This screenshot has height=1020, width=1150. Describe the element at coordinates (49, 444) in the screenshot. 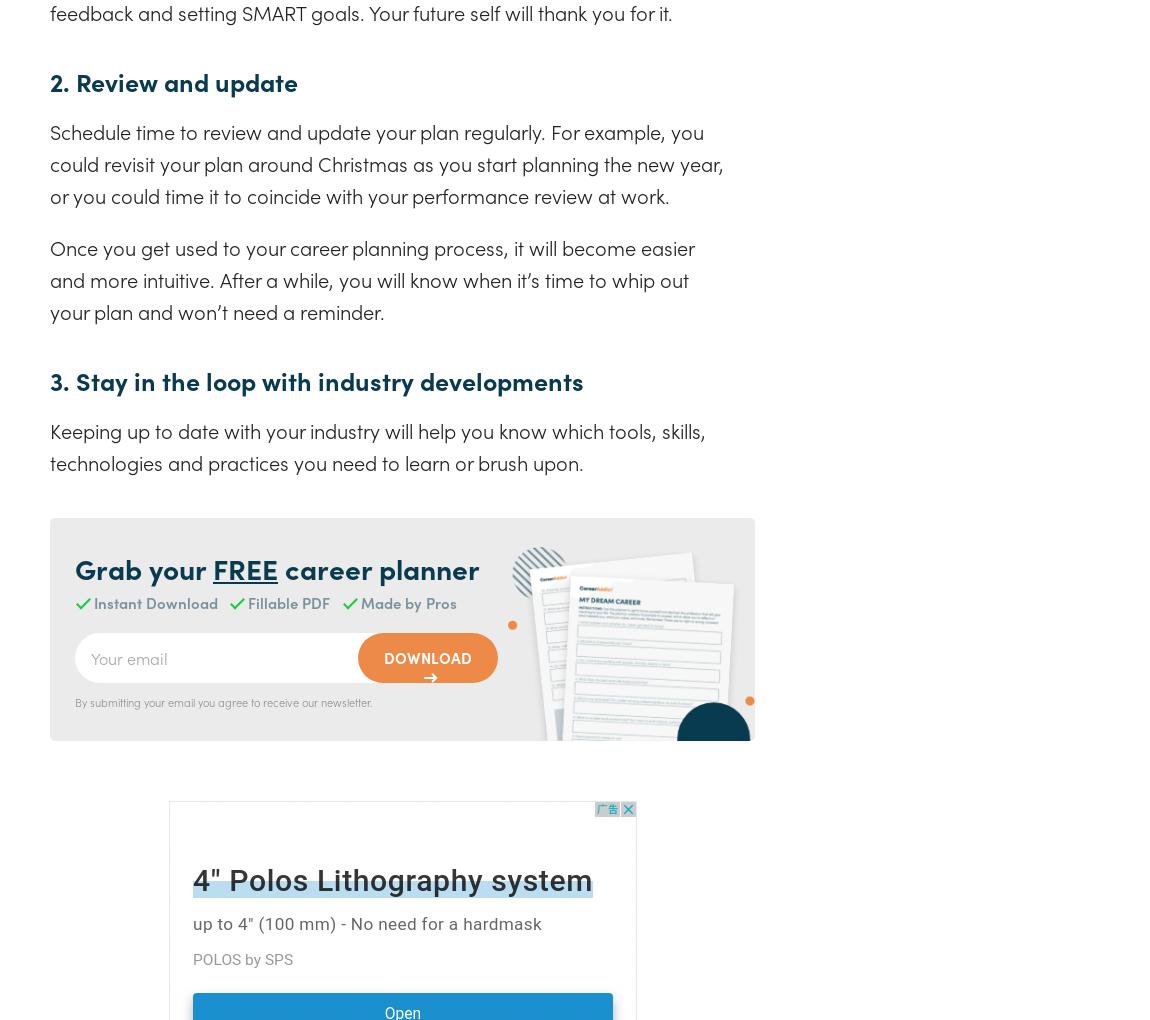

I see `'Keeping up to date with your industry will help you know which tools, skills, technologies and practices you need to learn or brush upon.'` at that location.